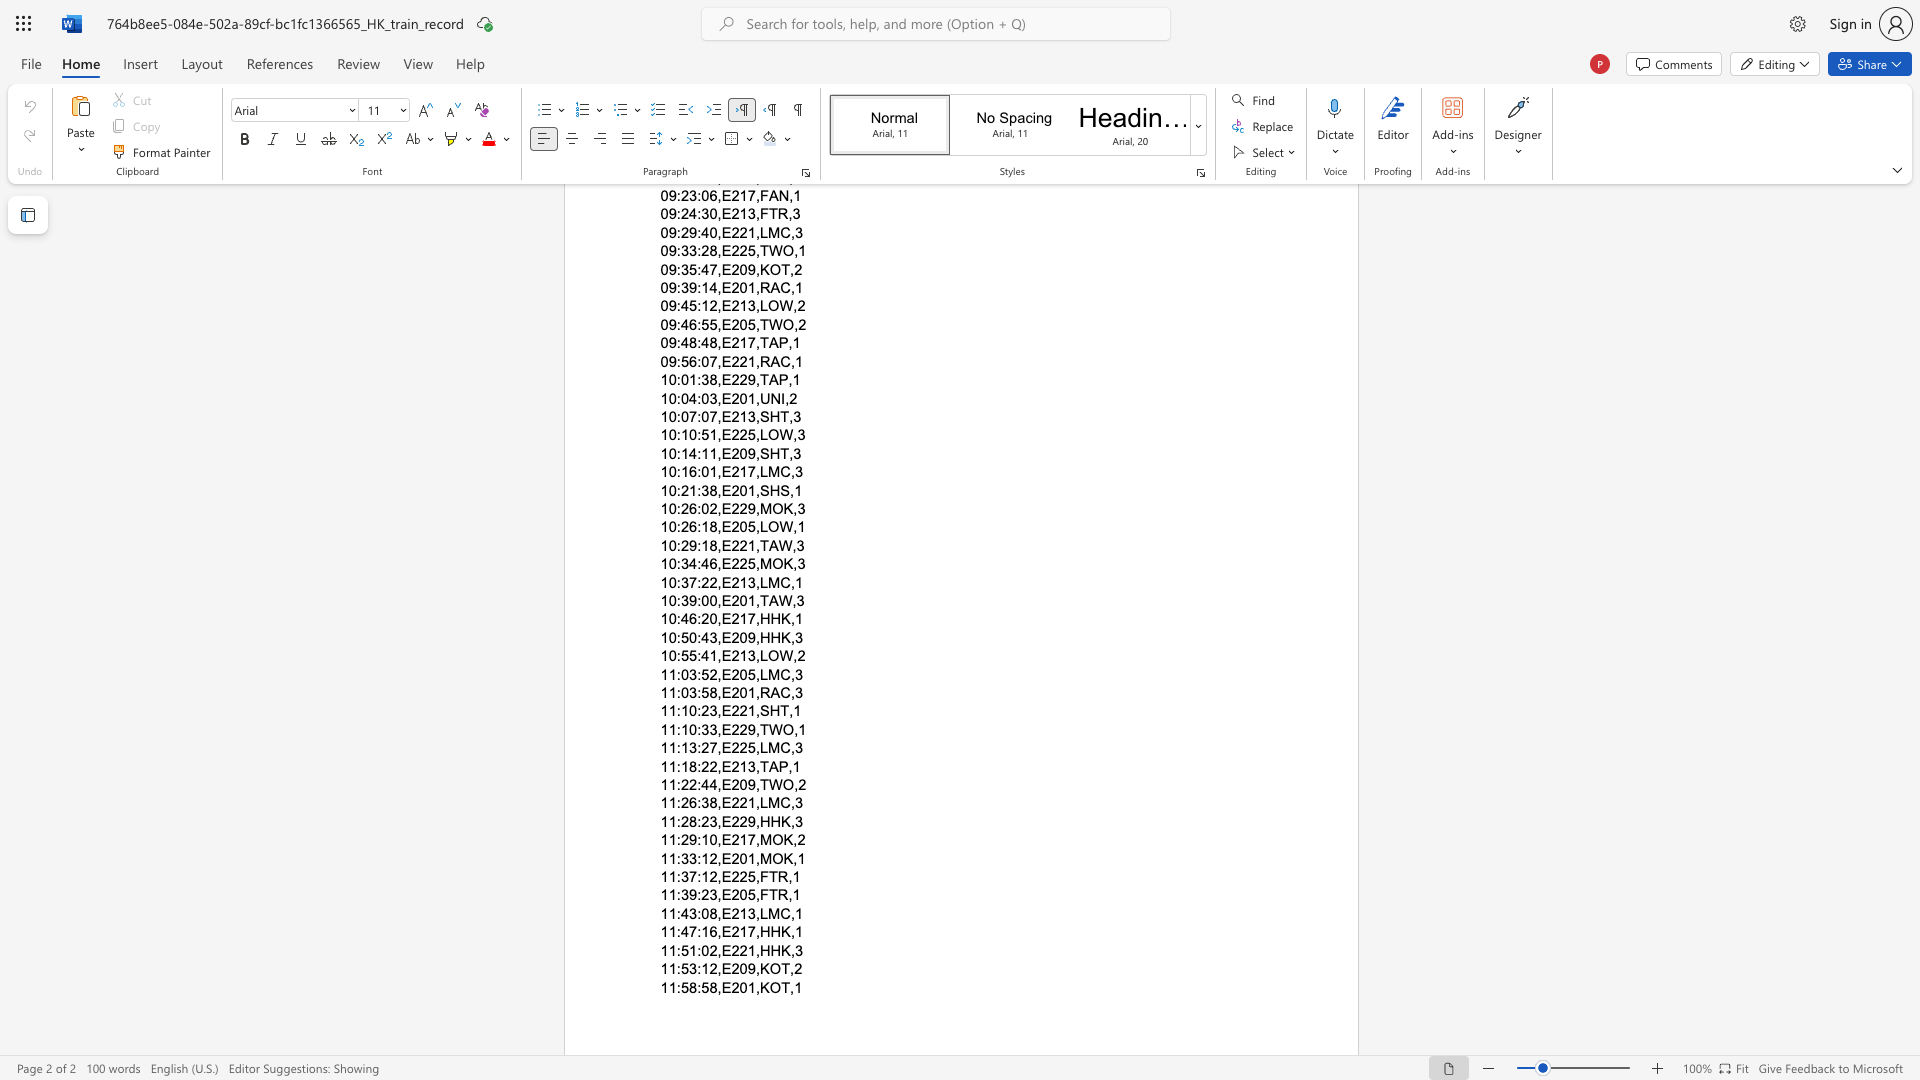 The width and height of the screenshot is (1920, 1080). Describe the element at coordinates (717, 876) in the screenshot. I see `the subset text ",E225," within the text "11:37:12,E225,FTR,1"` at that location.